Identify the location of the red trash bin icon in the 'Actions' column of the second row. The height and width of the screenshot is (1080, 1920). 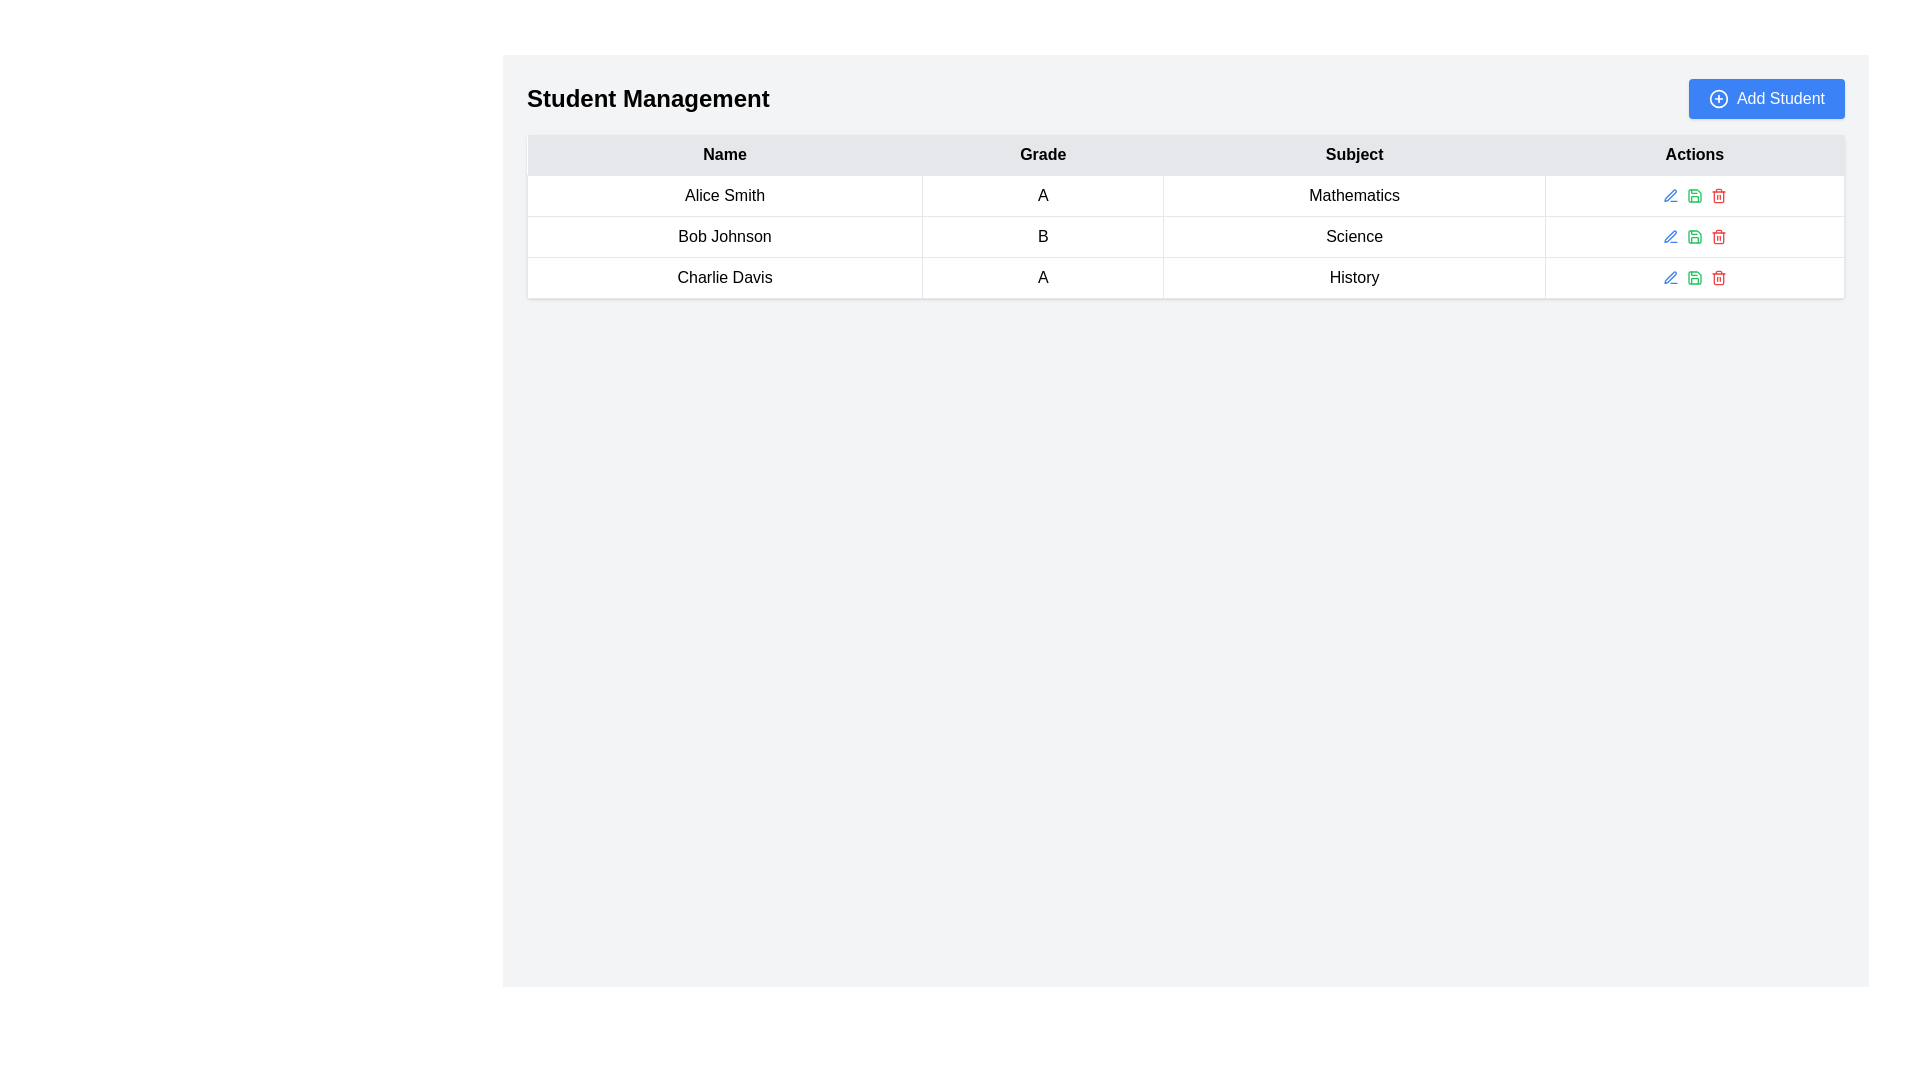
(1717, 235).